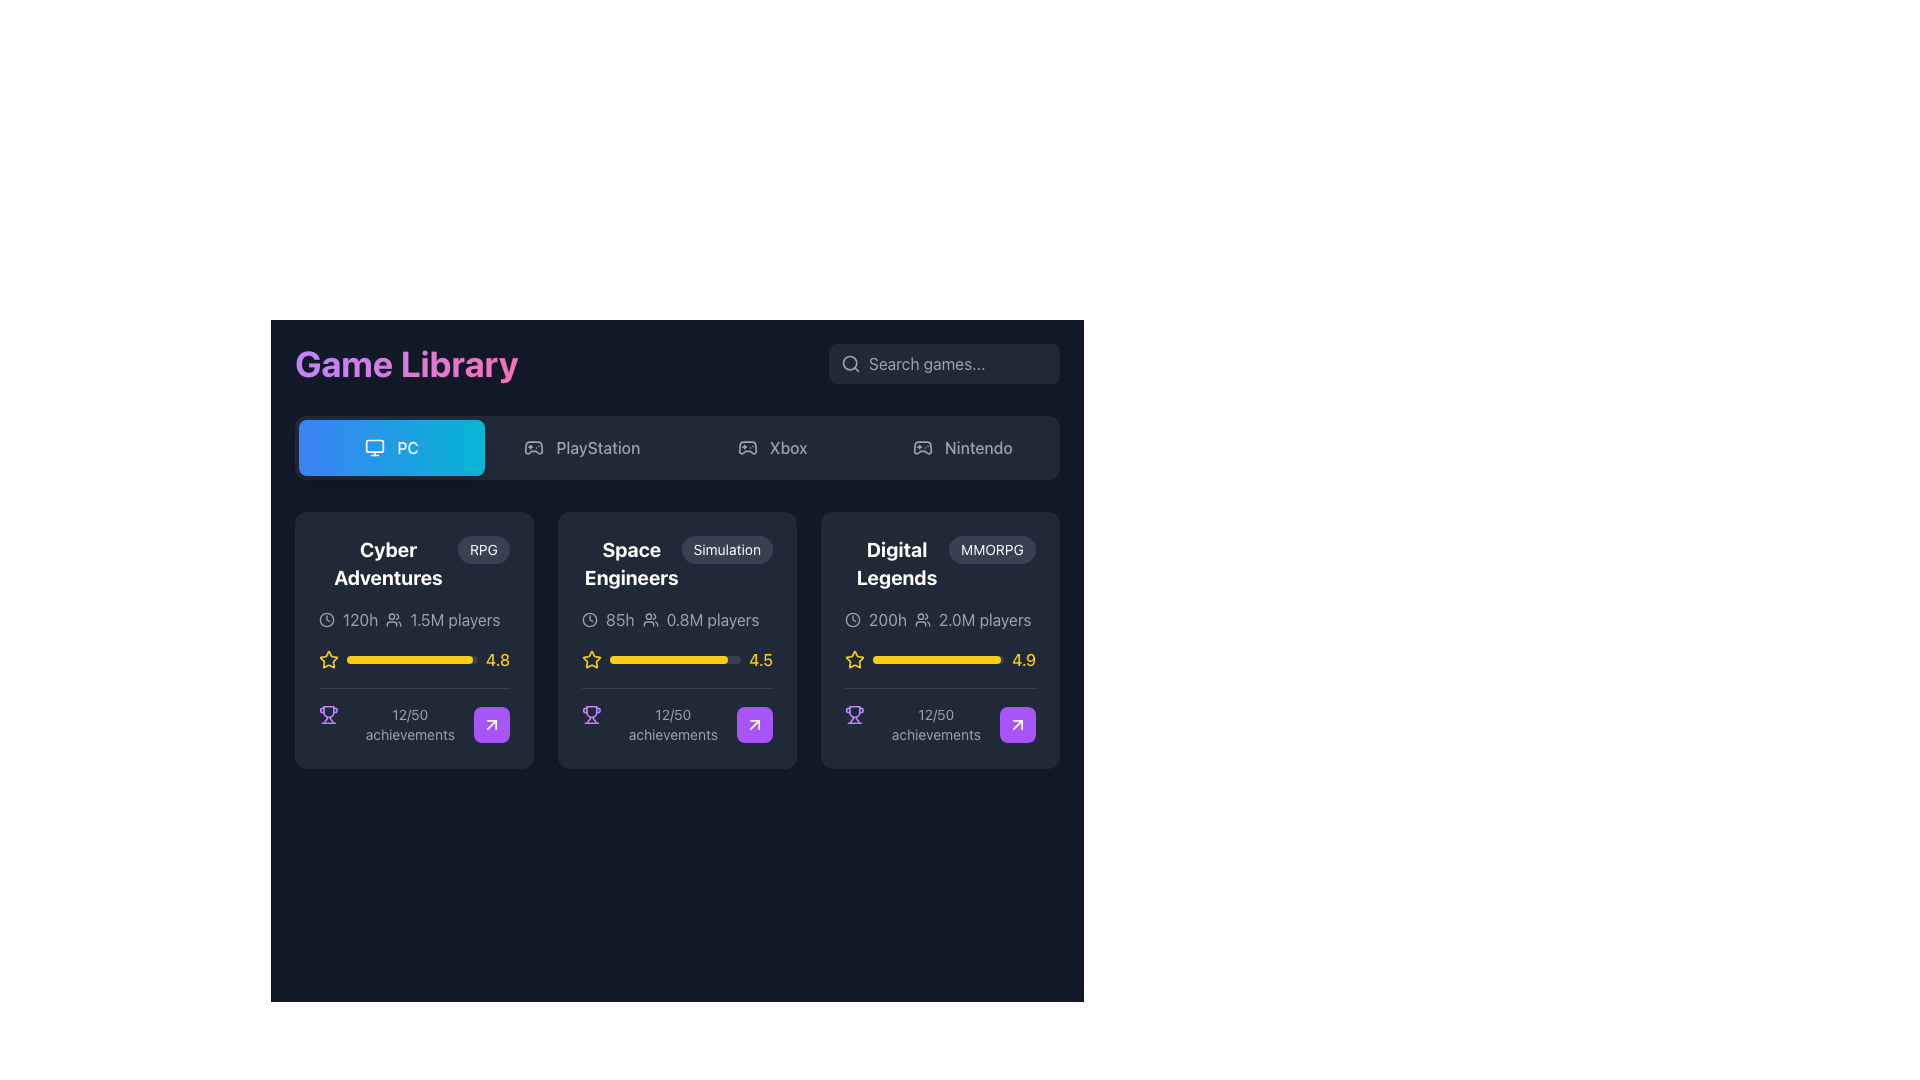  Describe the element at coordinates (939, 659) in the screenshot. I see `the progress bar of the Rating display component, which visually represents the game's rating of '4.9' located in the rightmost 'Digital Legends' card` at that location.